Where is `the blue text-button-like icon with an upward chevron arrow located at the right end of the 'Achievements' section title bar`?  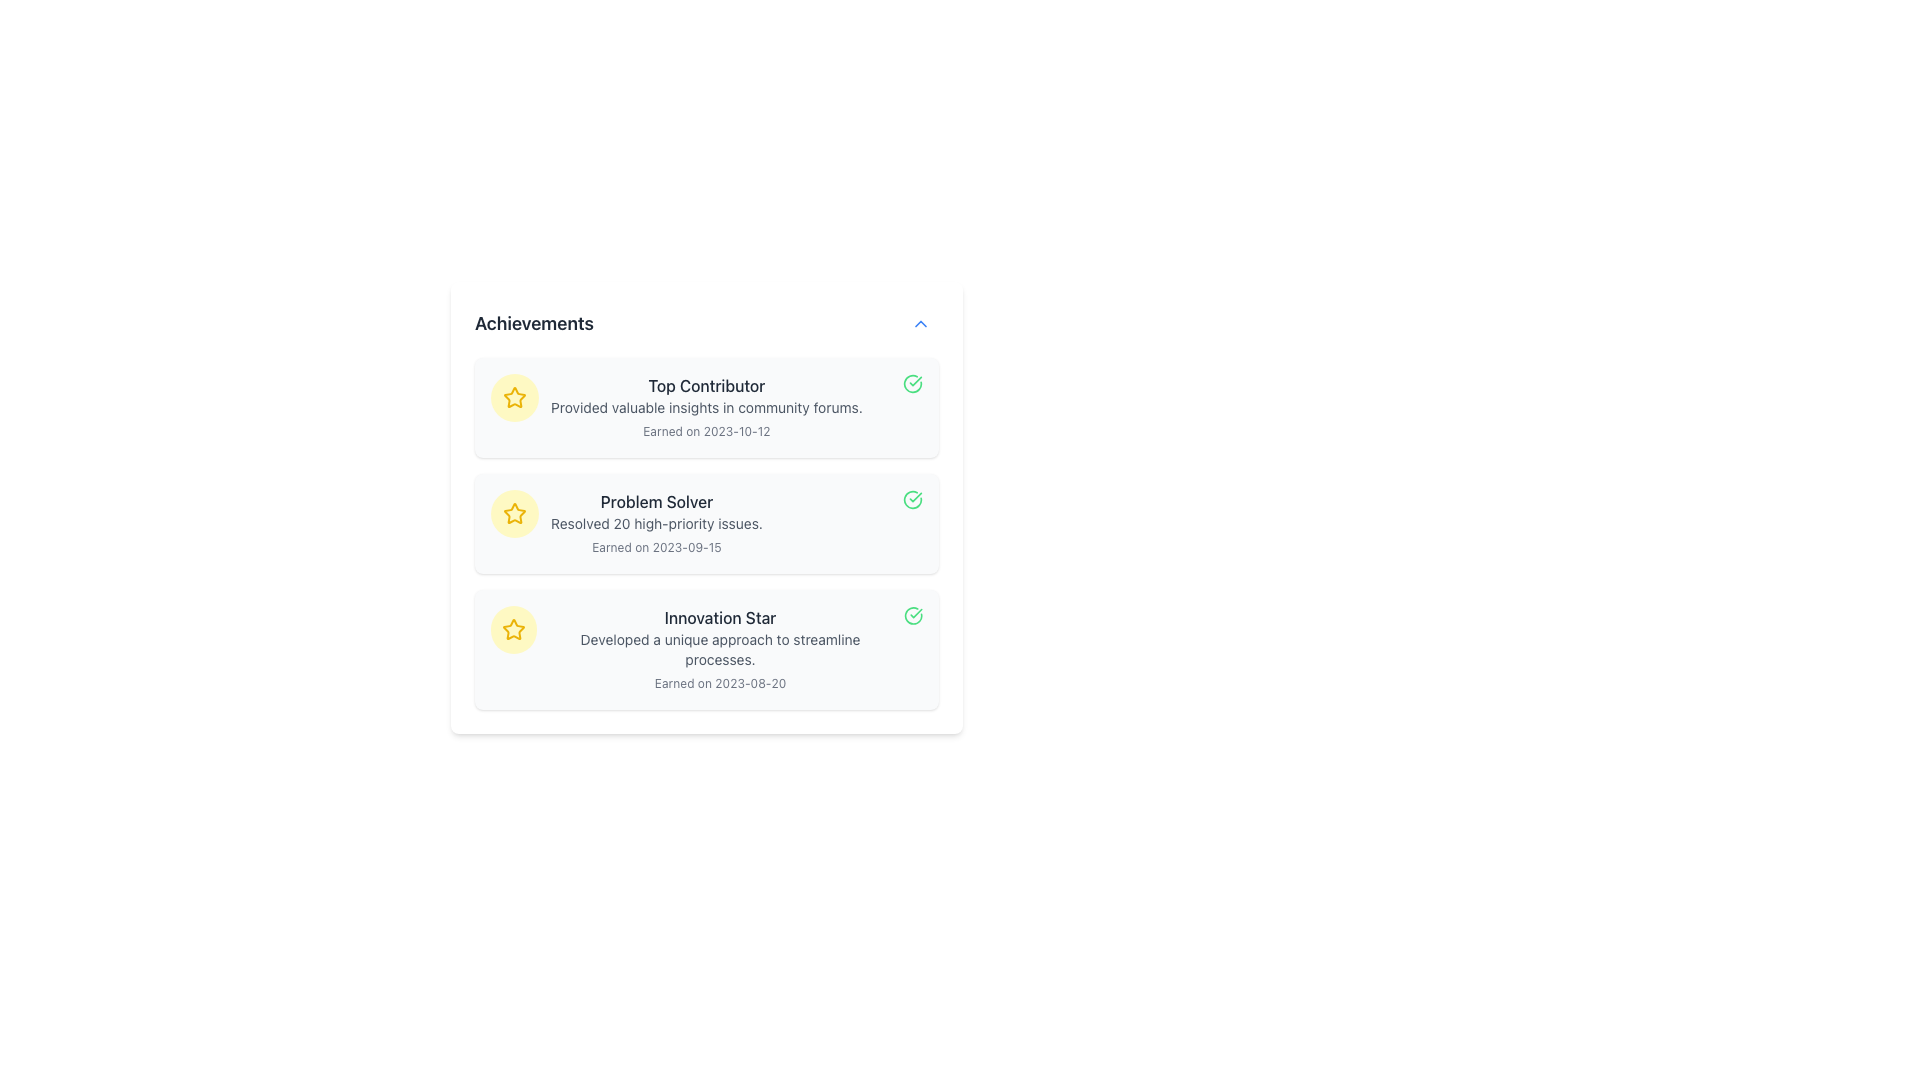
the blue text-button-like icon with an upward chevron arrow located at the right end of the 'Achievements' section title bar is located at coordinates (920, 323).